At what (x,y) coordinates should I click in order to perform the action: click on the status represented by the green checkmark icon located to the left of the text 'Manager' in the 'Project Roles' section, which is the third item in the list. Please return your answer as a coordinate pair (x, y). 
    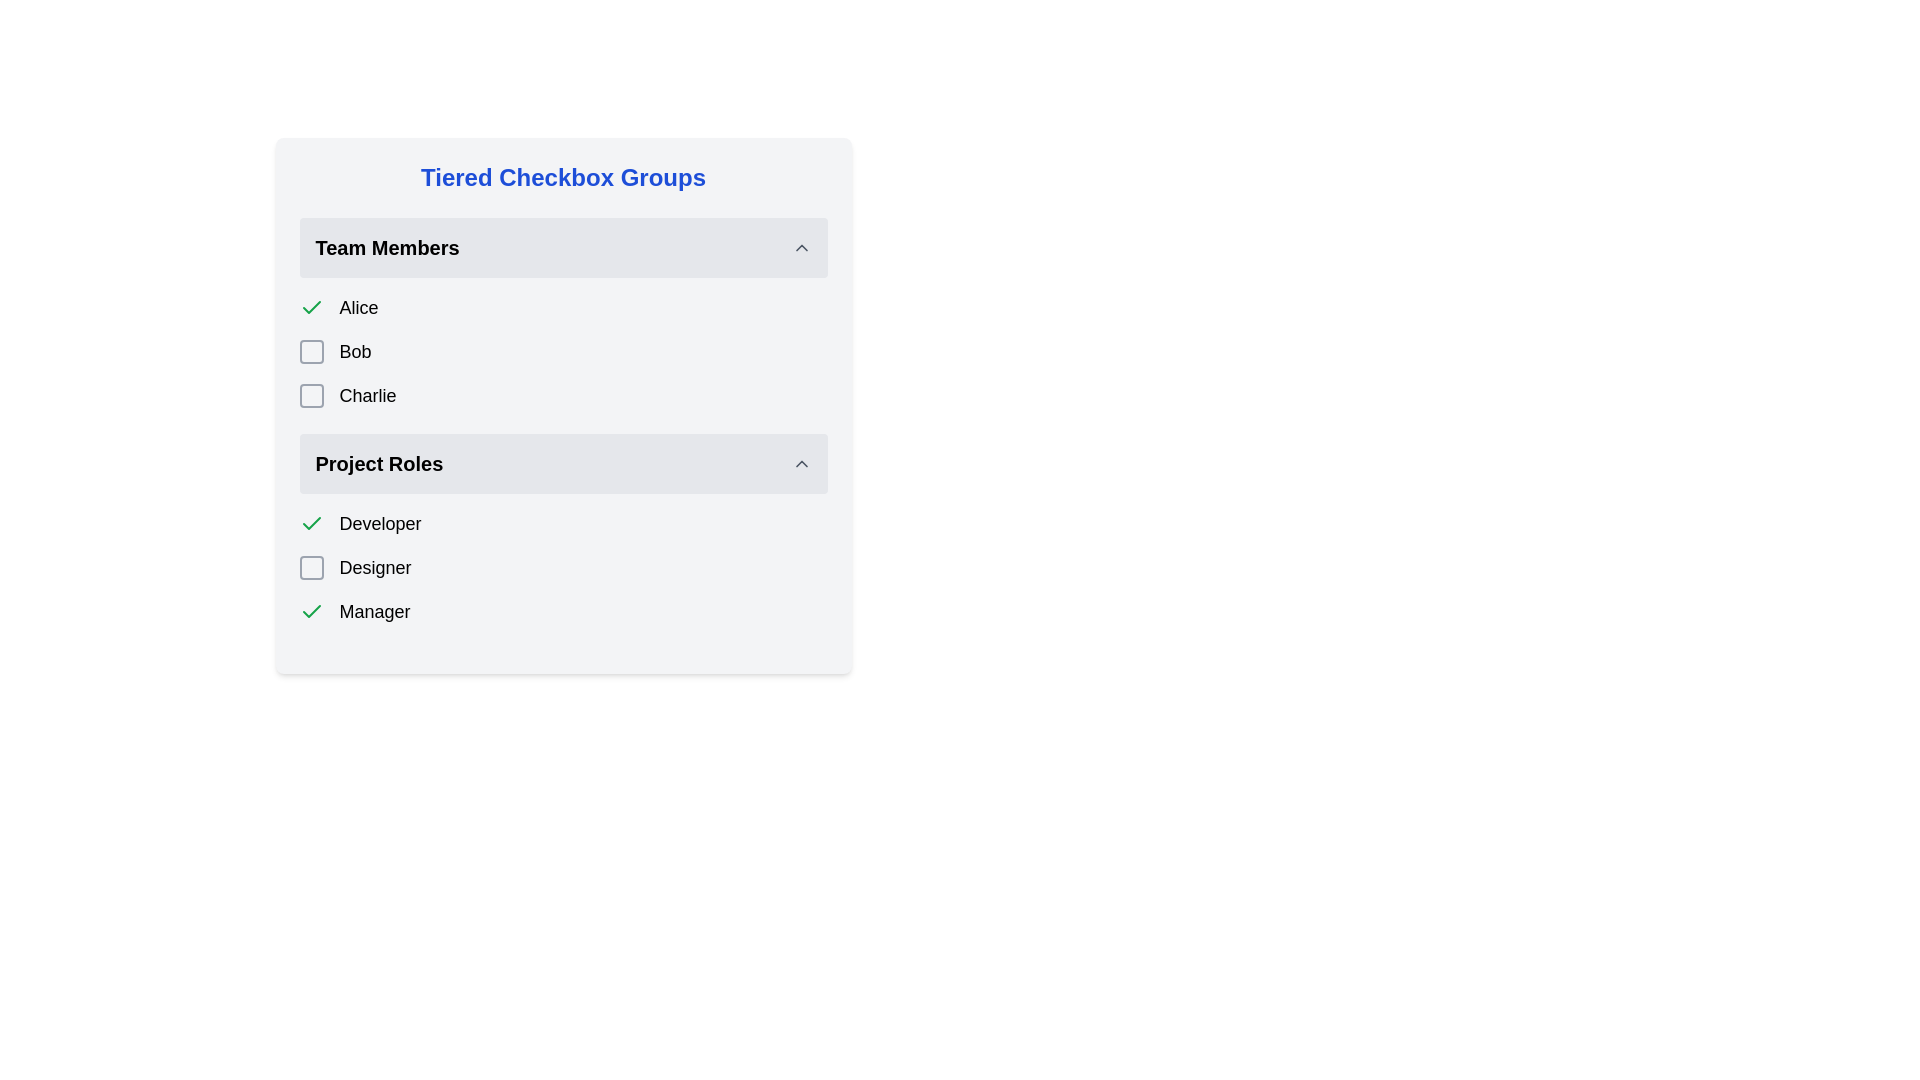
    Looking at the image, I should click on (310, 611).